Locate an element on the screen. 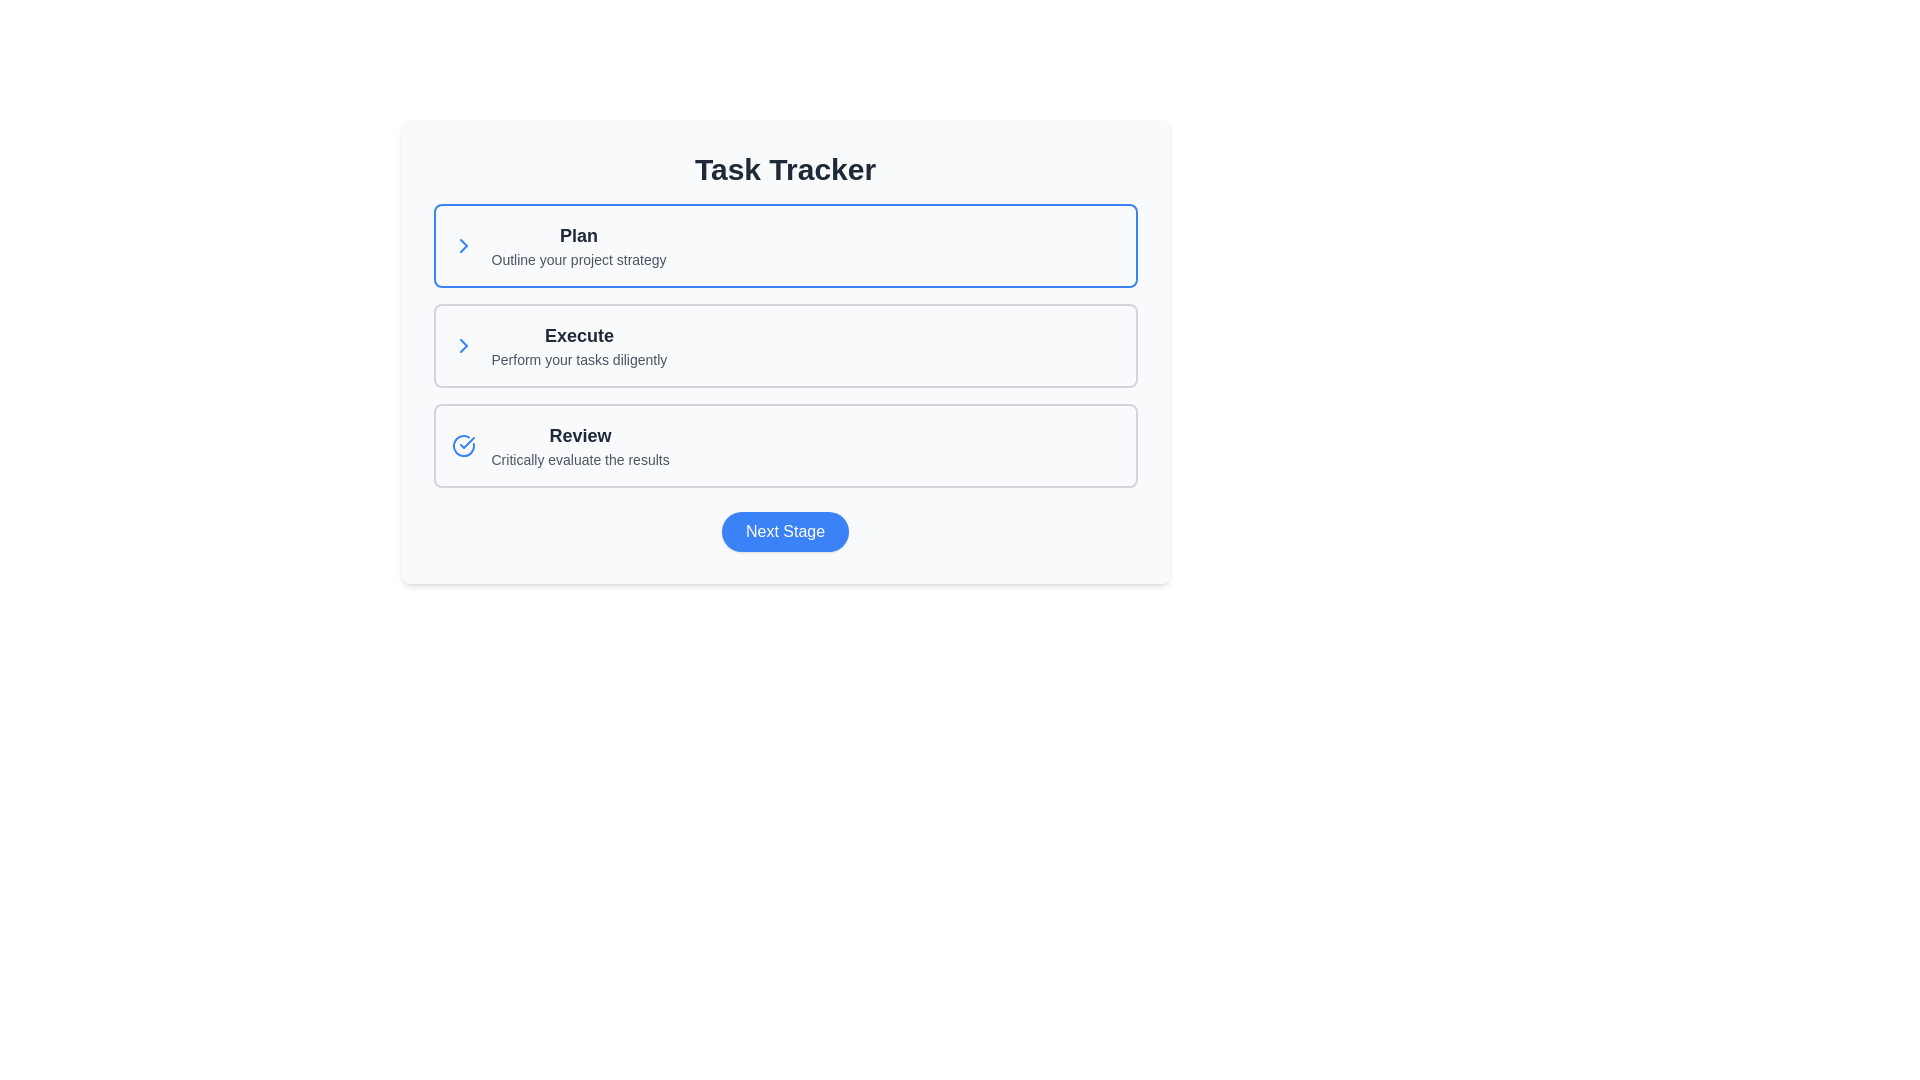  the chevron icon located to the left of the 'Plan' text, which indicates additional details or actions related to the 'Plan' section is located at coordinates (462, 245).